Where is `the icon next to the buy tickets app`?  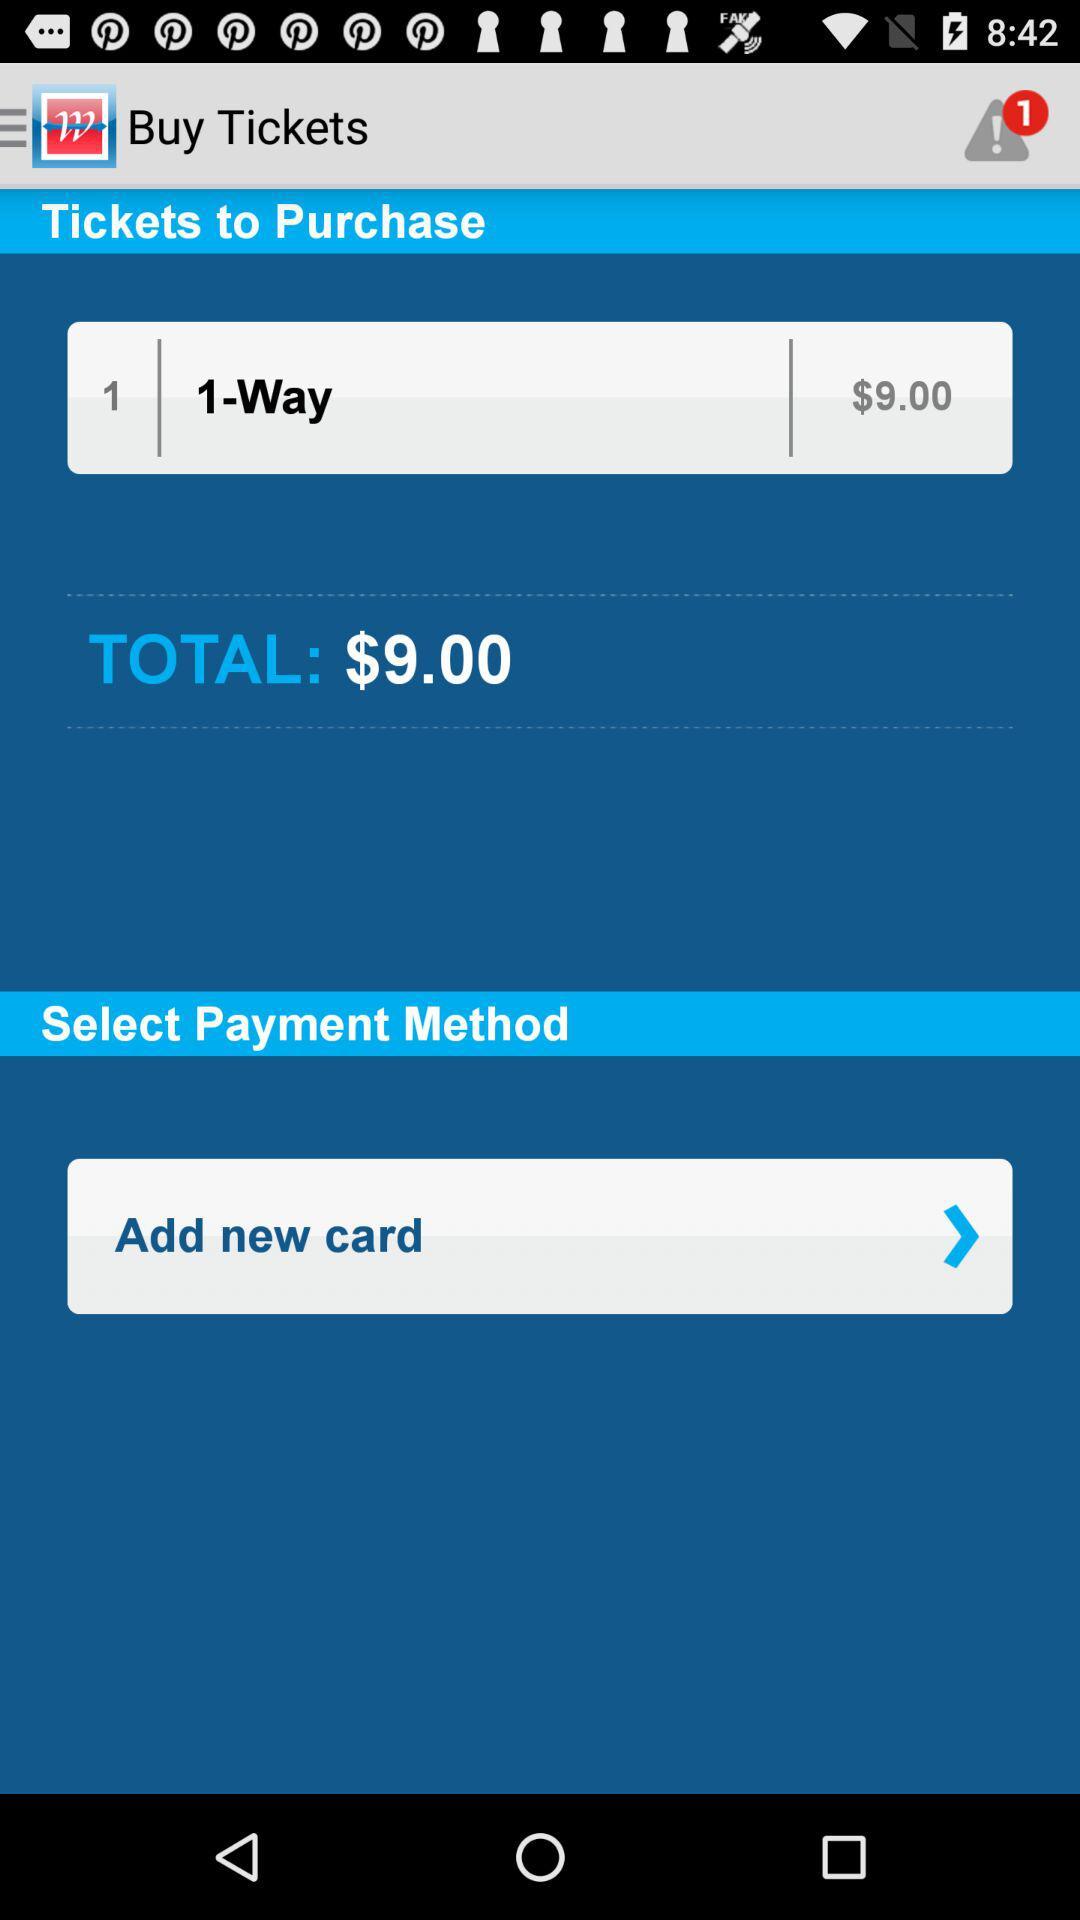 the icon next to the buy tickets app is located at coordinates (1006, 124).